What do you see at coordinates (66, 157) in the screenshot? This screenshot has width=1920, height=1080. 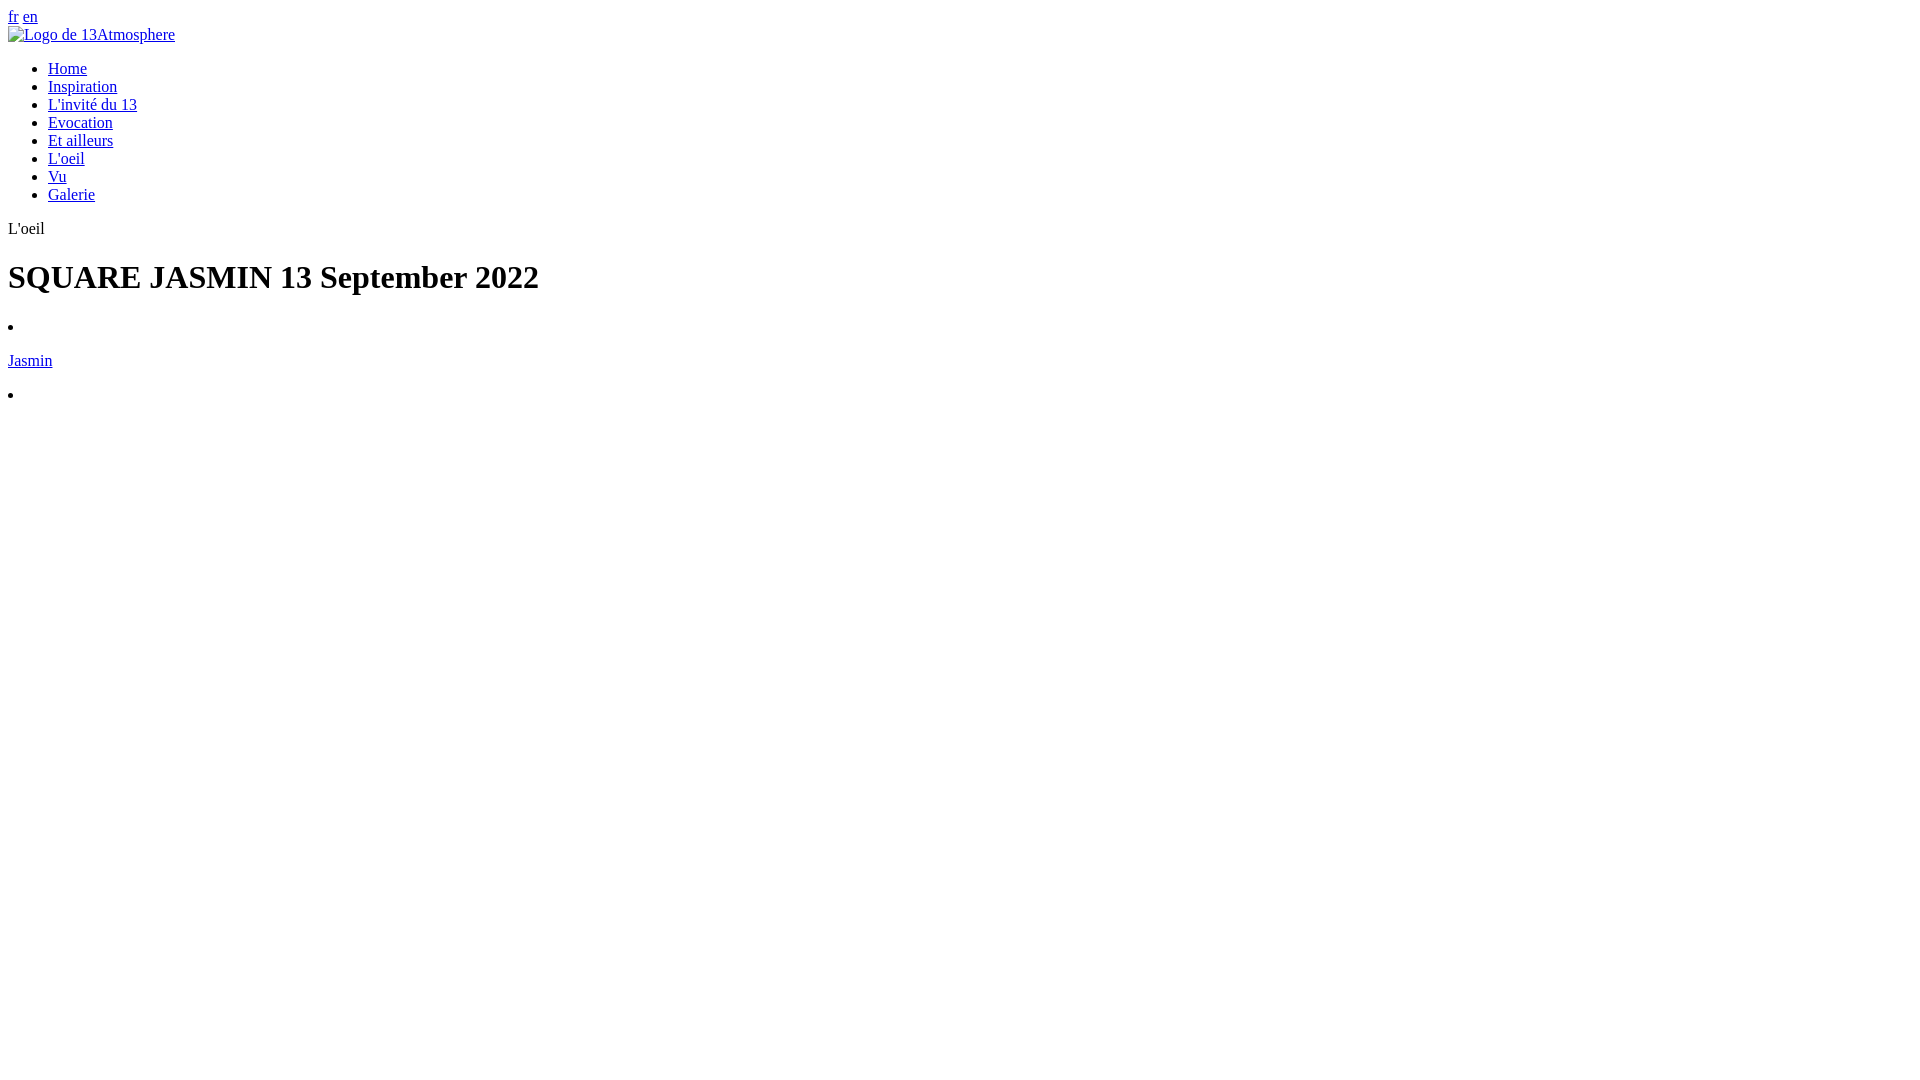 I see `'L'oeil'` at bounding box center [66, 157].